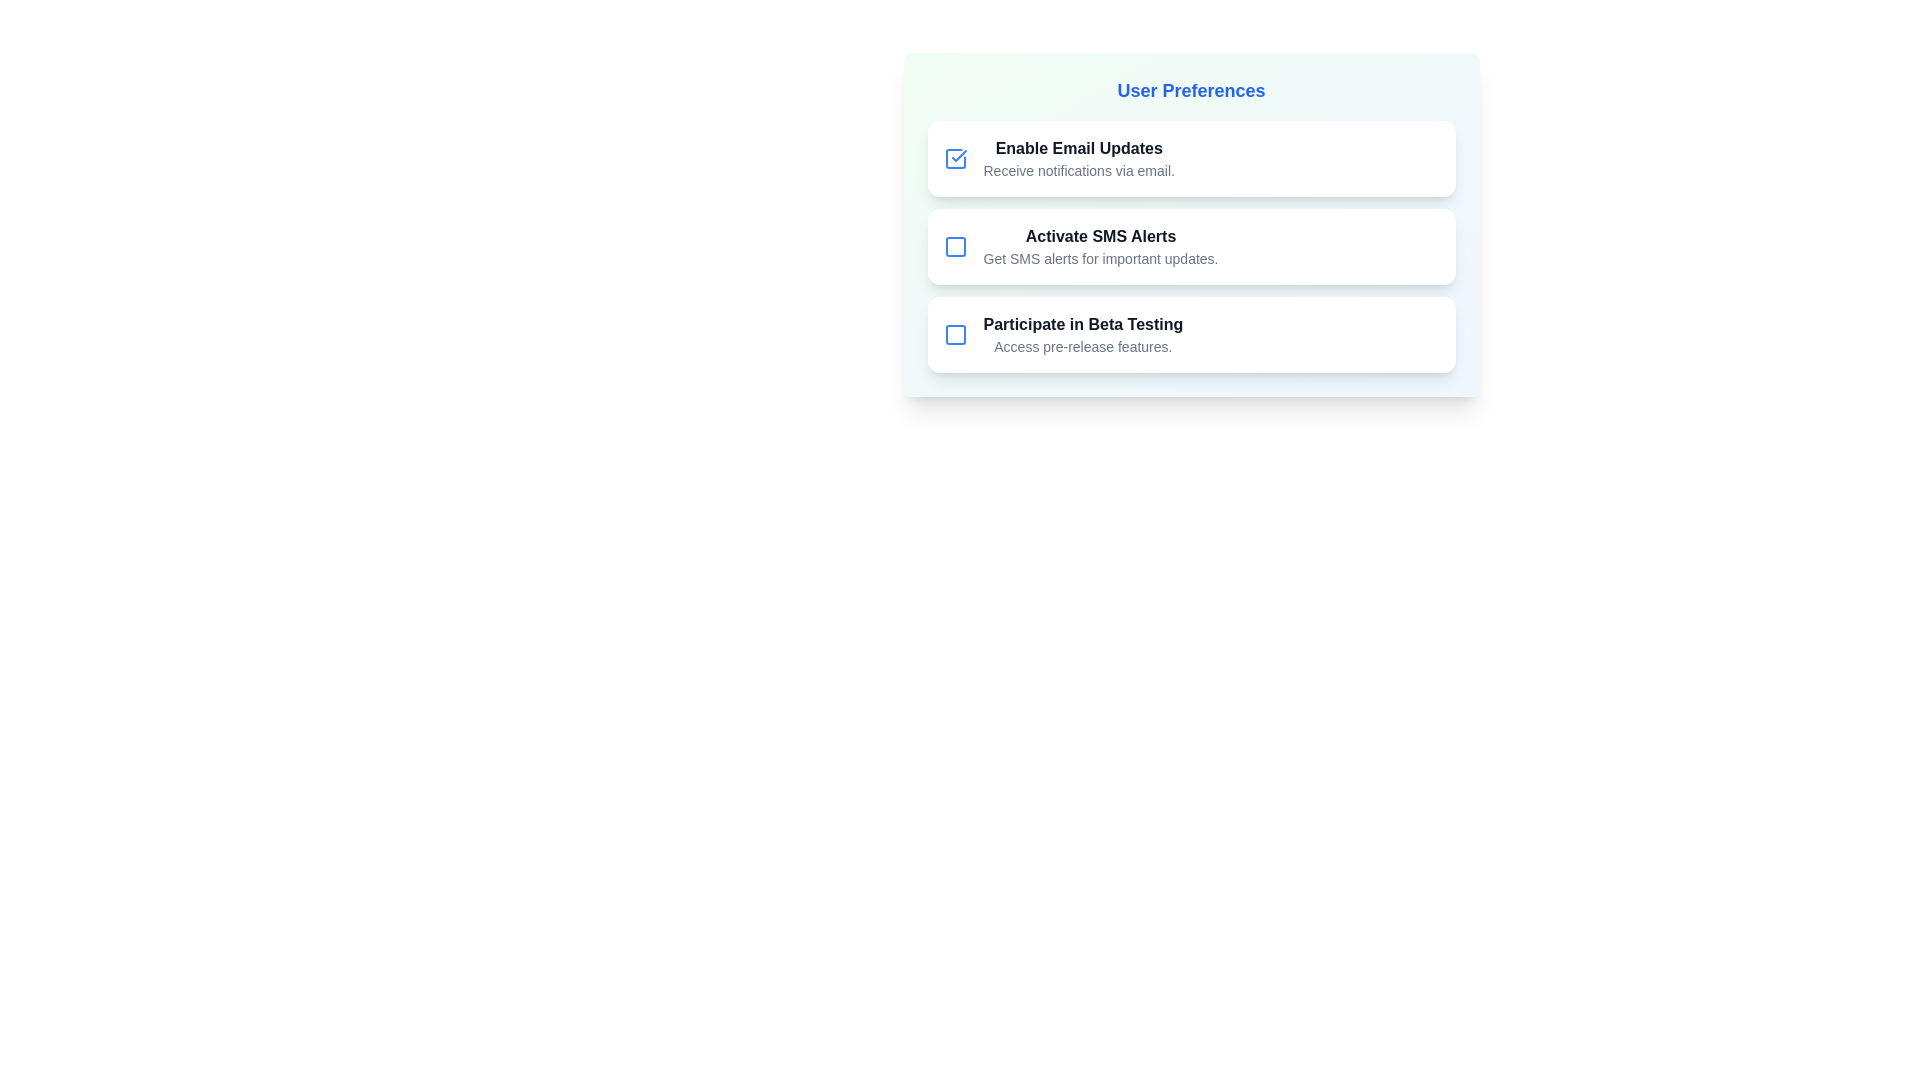 This screenshot has width=1920, height=1080. What do you see at coordinates (954, 334) in the screenshot?
I see `the small square with rounded corners icon located within the SVG structure, which is situated to the left of the 'Participate in Beta Testing' text label in the bottommost list` at bounding box center [954, 334].